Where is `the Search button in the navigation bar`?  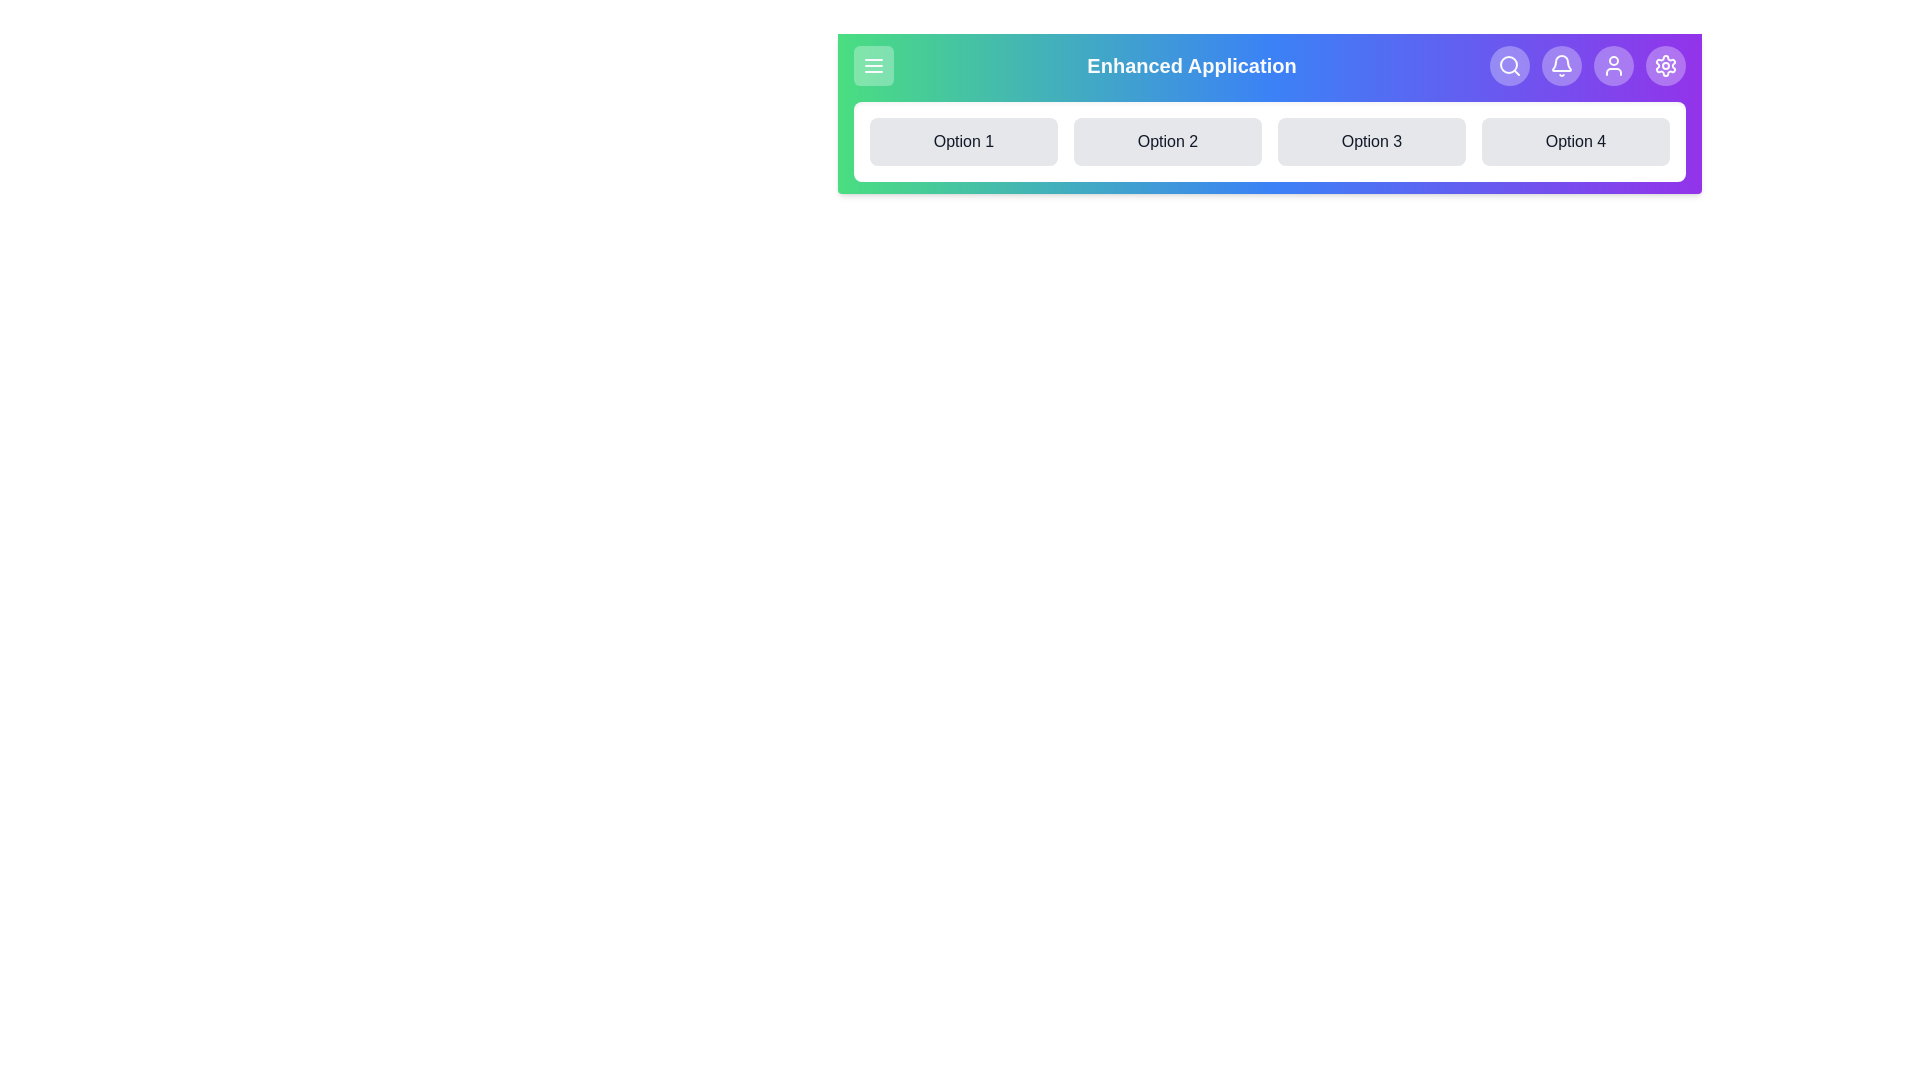 the Search button in the navigation bar is located at coordinates (1510, 64).